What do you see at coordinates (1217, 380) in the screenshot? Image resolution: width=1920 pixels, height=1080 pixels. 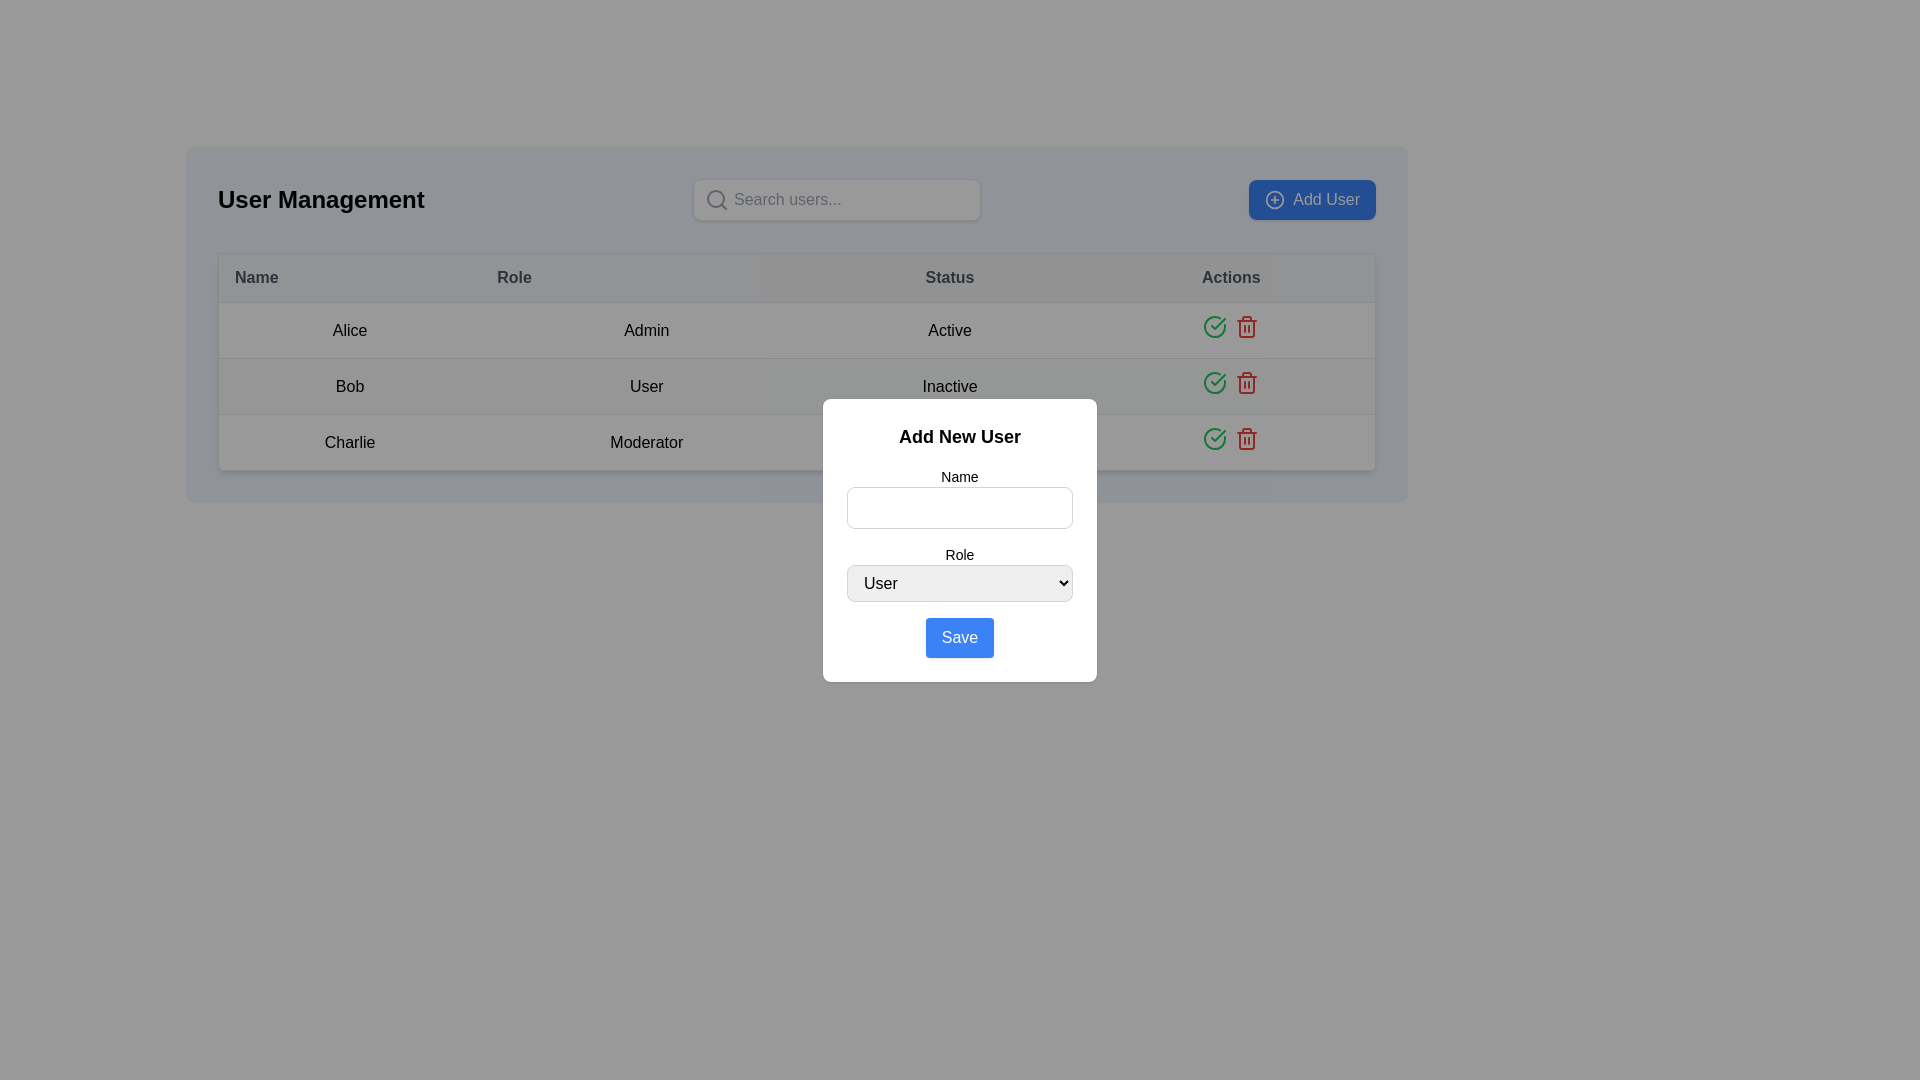 I see `the checkmark icon within the circular boundary in the 'Actions' column of the second row` at bounding box center [1217, 380].